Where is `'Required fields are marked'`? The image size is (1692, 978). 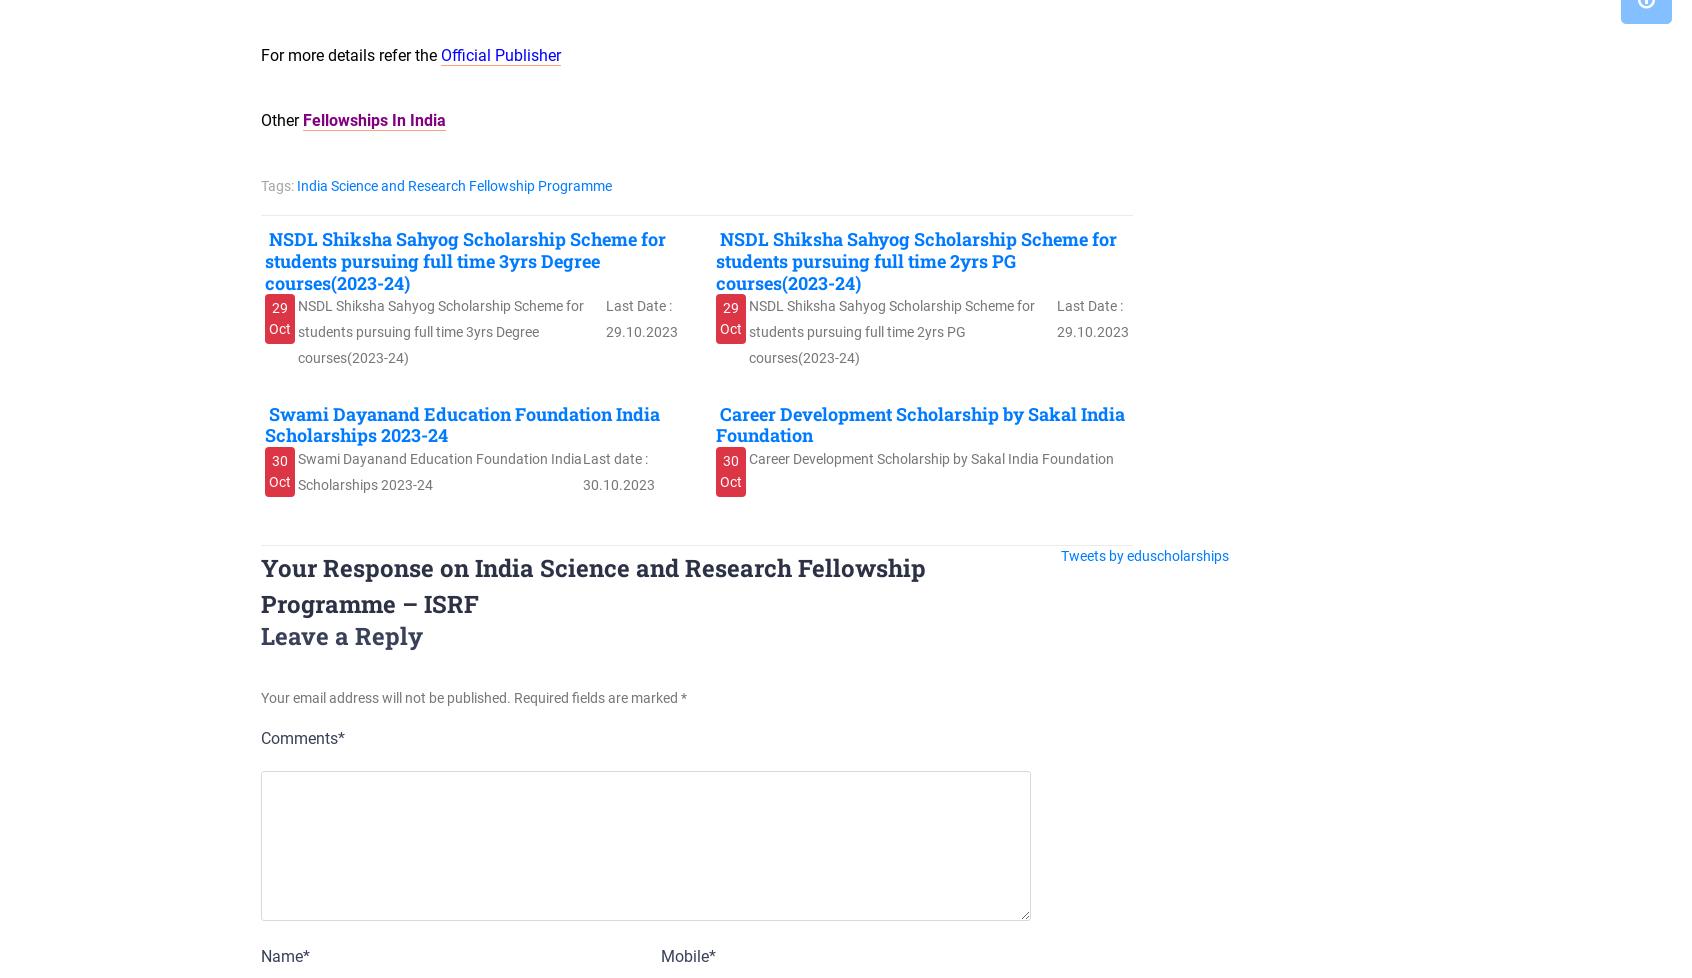
'Required fields are marked' is located at coordinates (596, 697).